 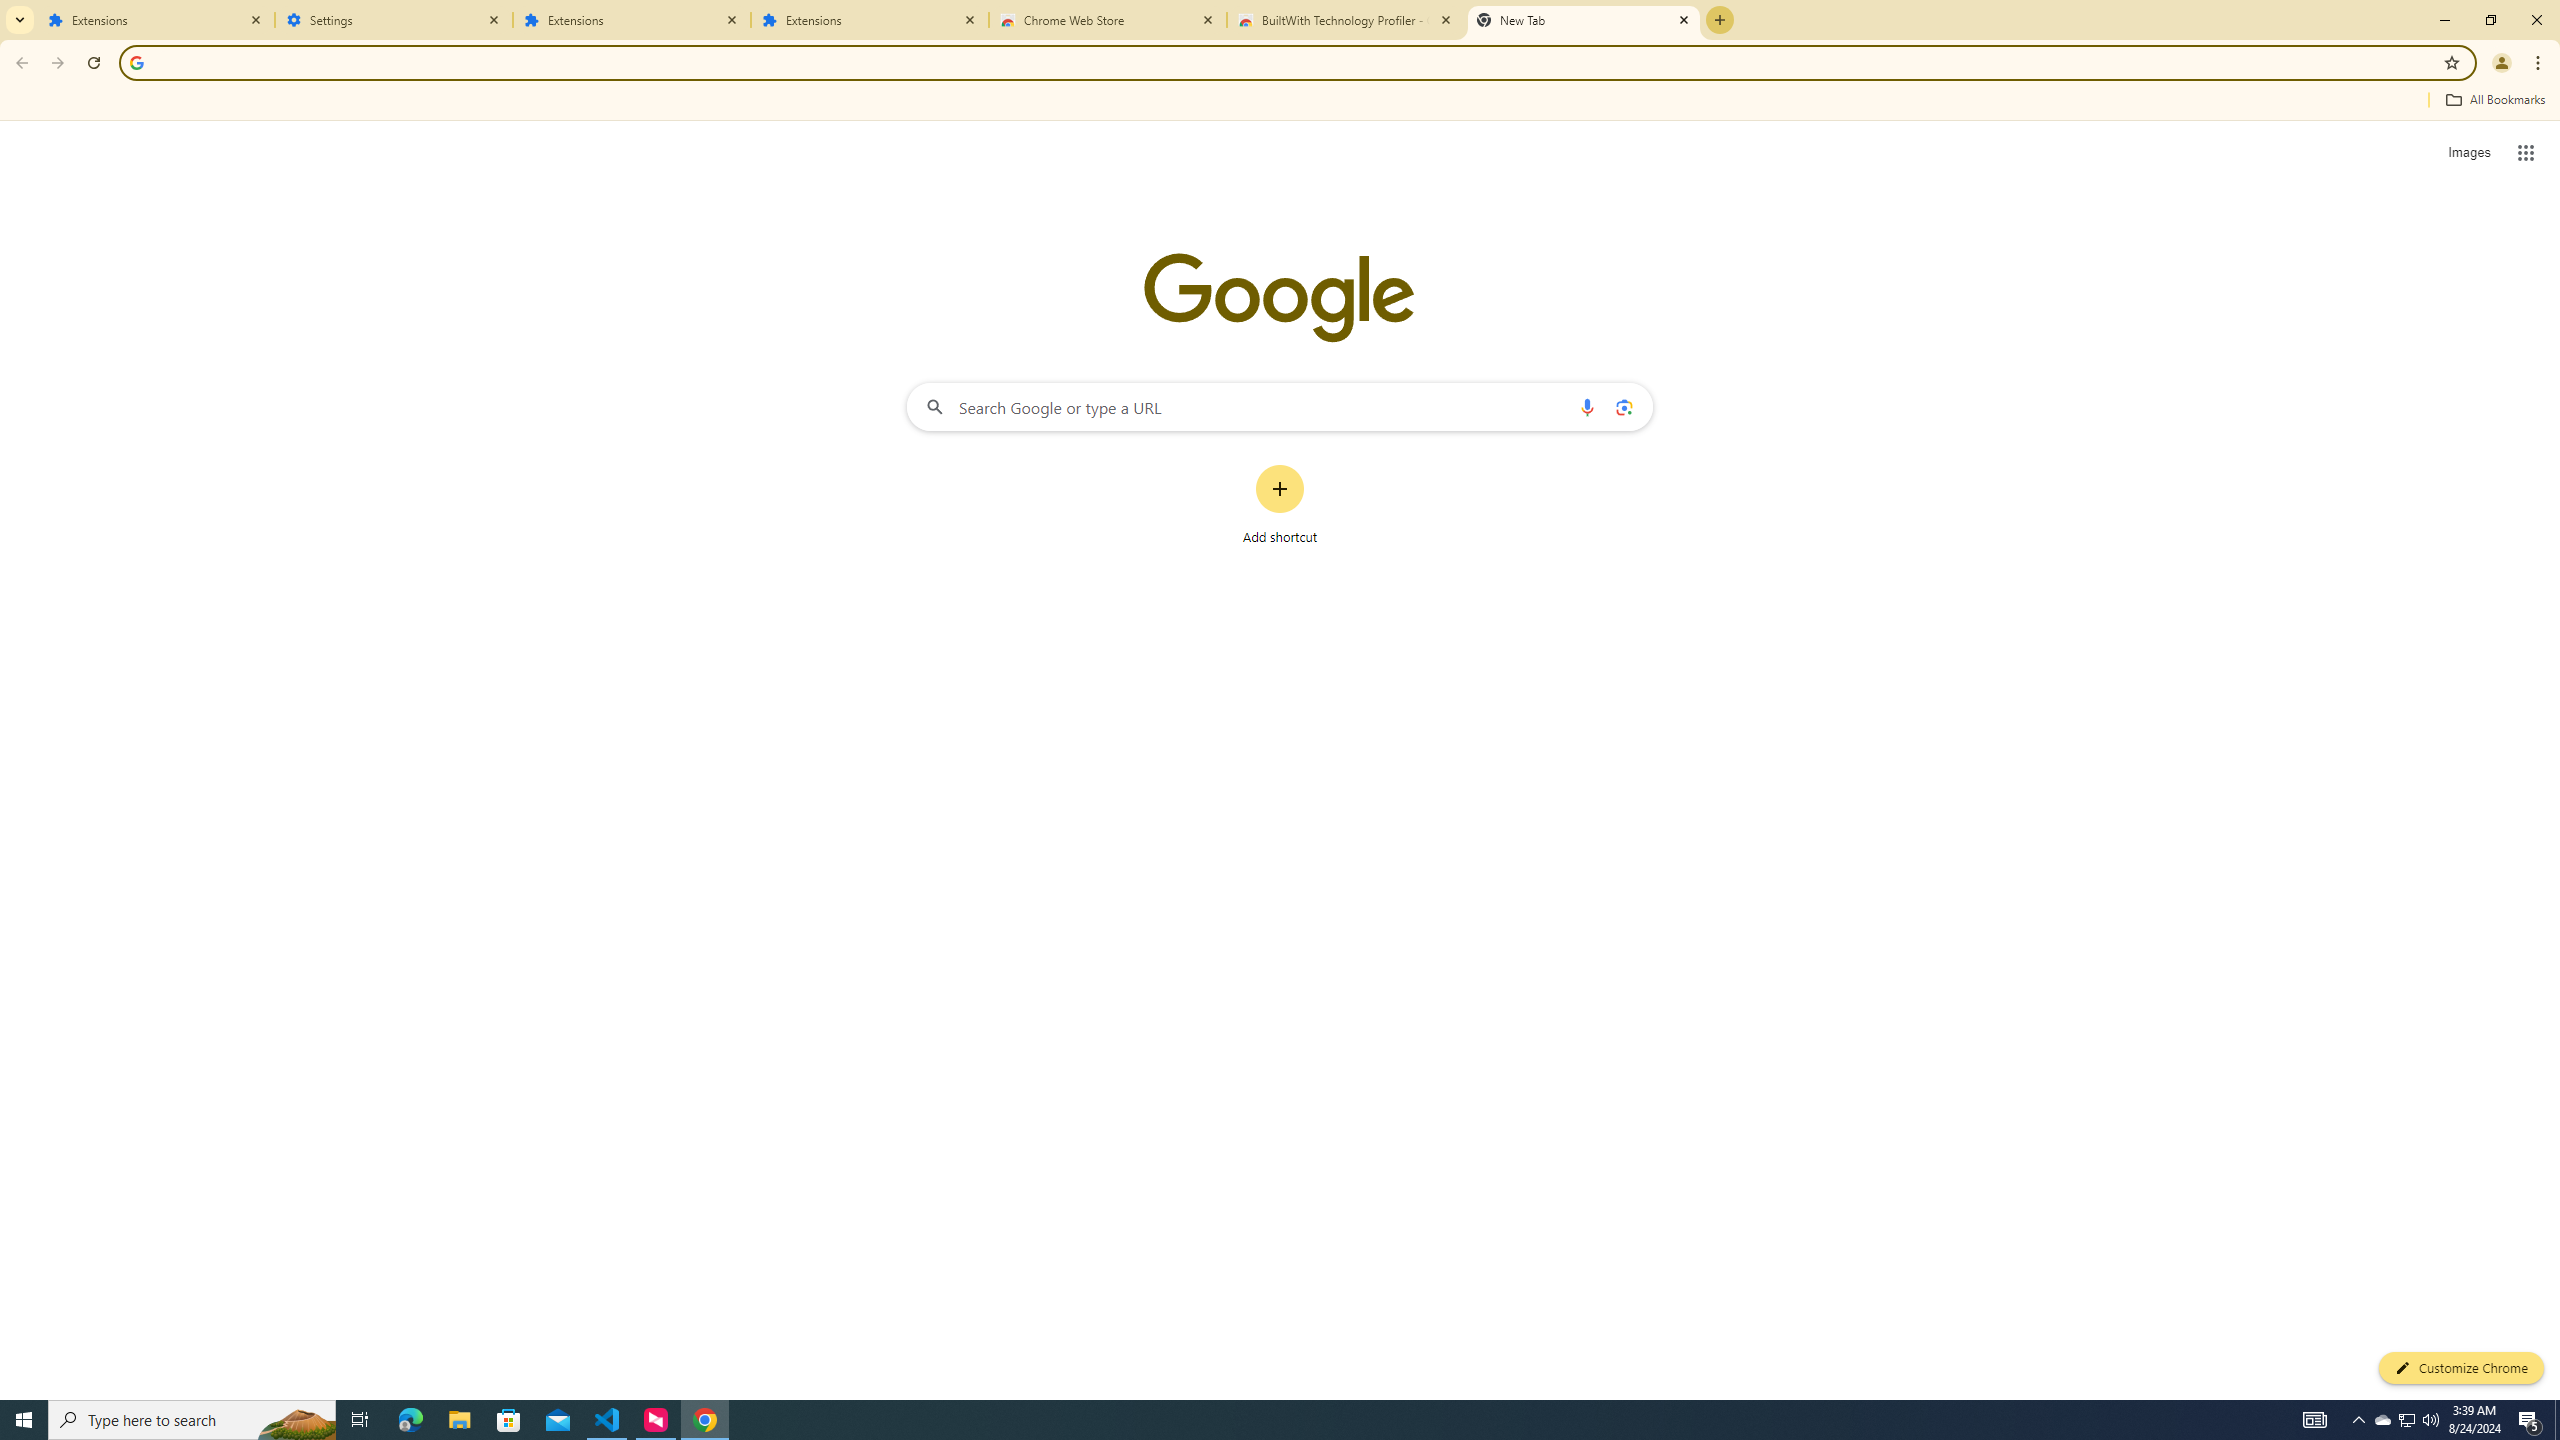 I want to click on 'Settings', so click(x=394, y=19).